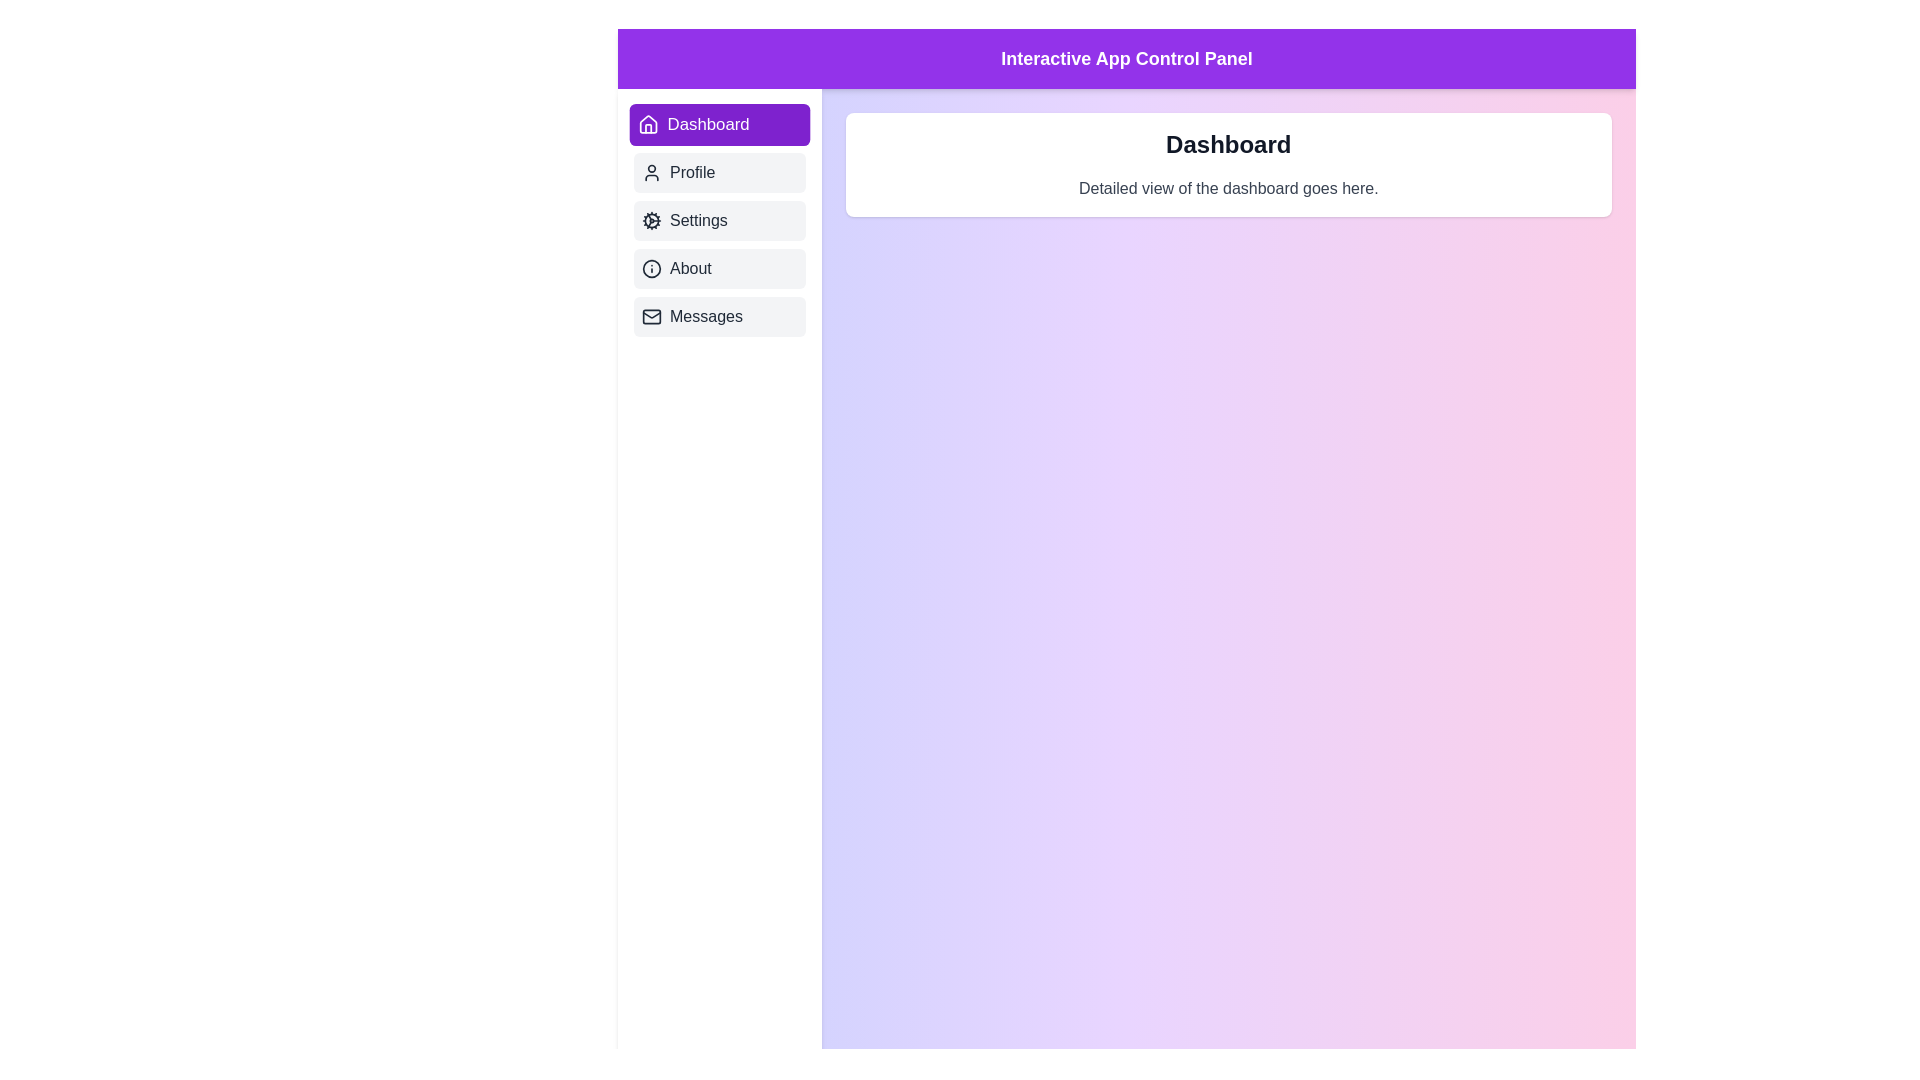 Image resolution: width=1920 pixels, height=1080 pixels. Describe the element at coordinates (1127, 57) in the screenshot. I see `the header labeled 'Interactive App Control Panel' to focus on it` at that location.